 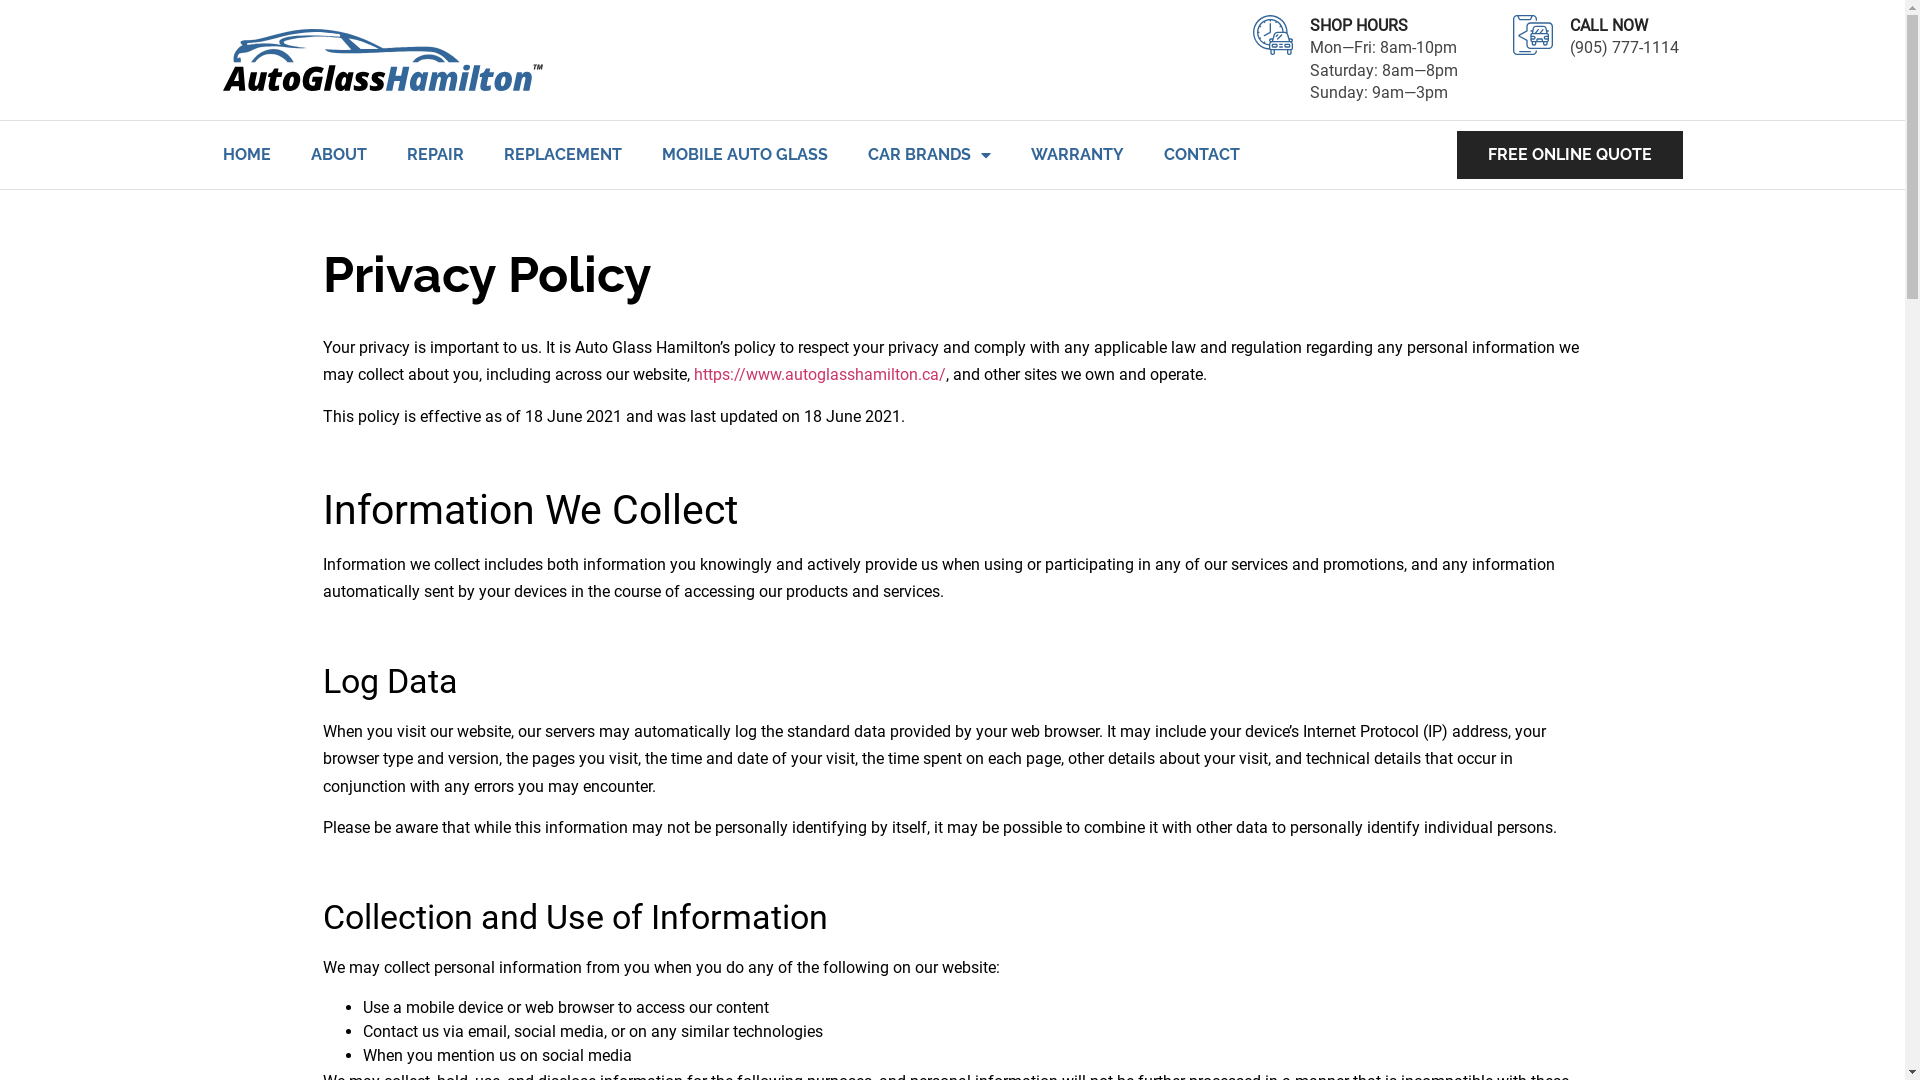 I want to click on 'REPLACEMENT', so click(x=504, y=153).